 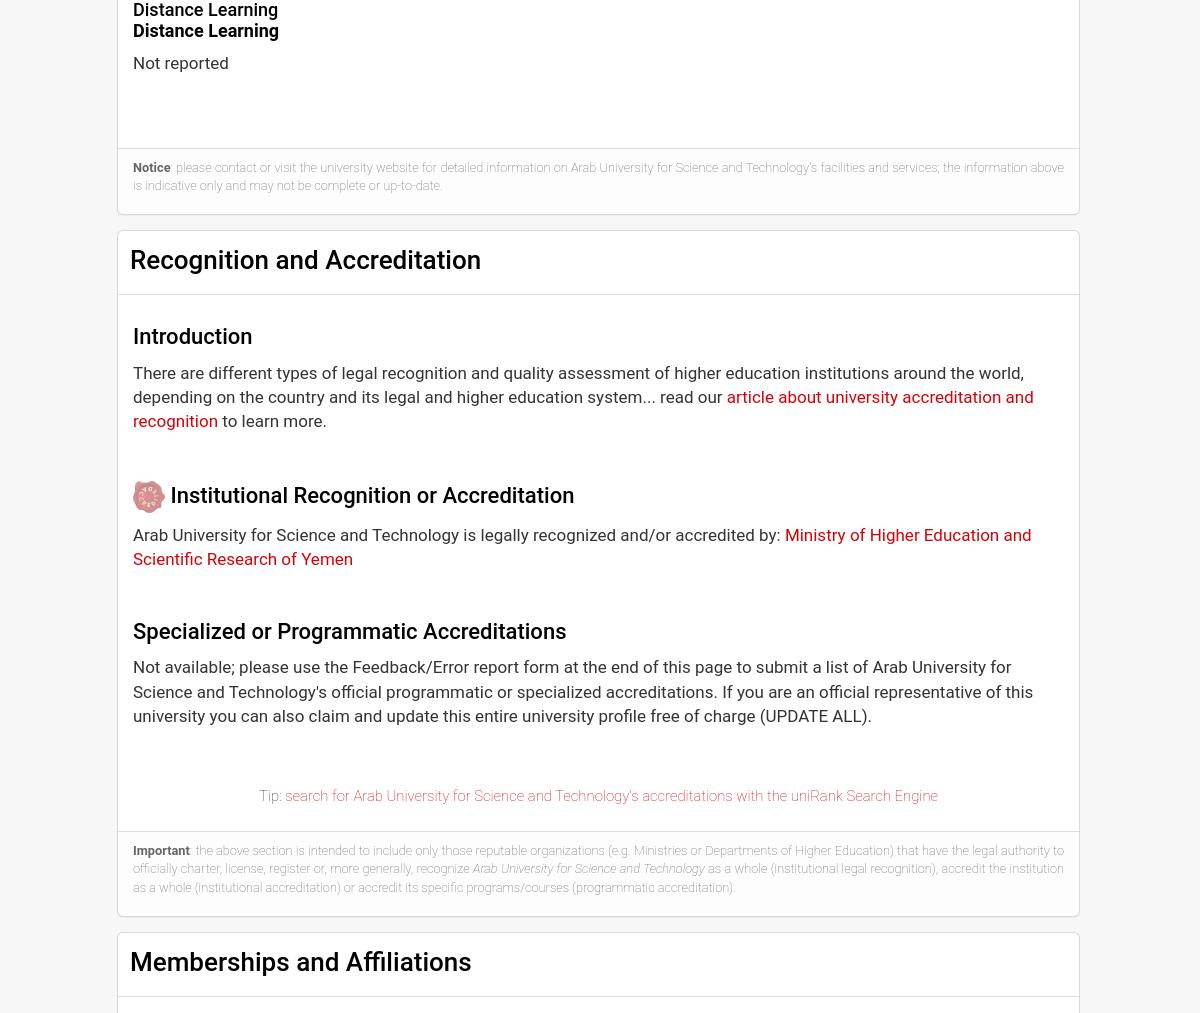 I want to click on 'Specialized or Programmatic Accreditations', so click(x=349, y=629).